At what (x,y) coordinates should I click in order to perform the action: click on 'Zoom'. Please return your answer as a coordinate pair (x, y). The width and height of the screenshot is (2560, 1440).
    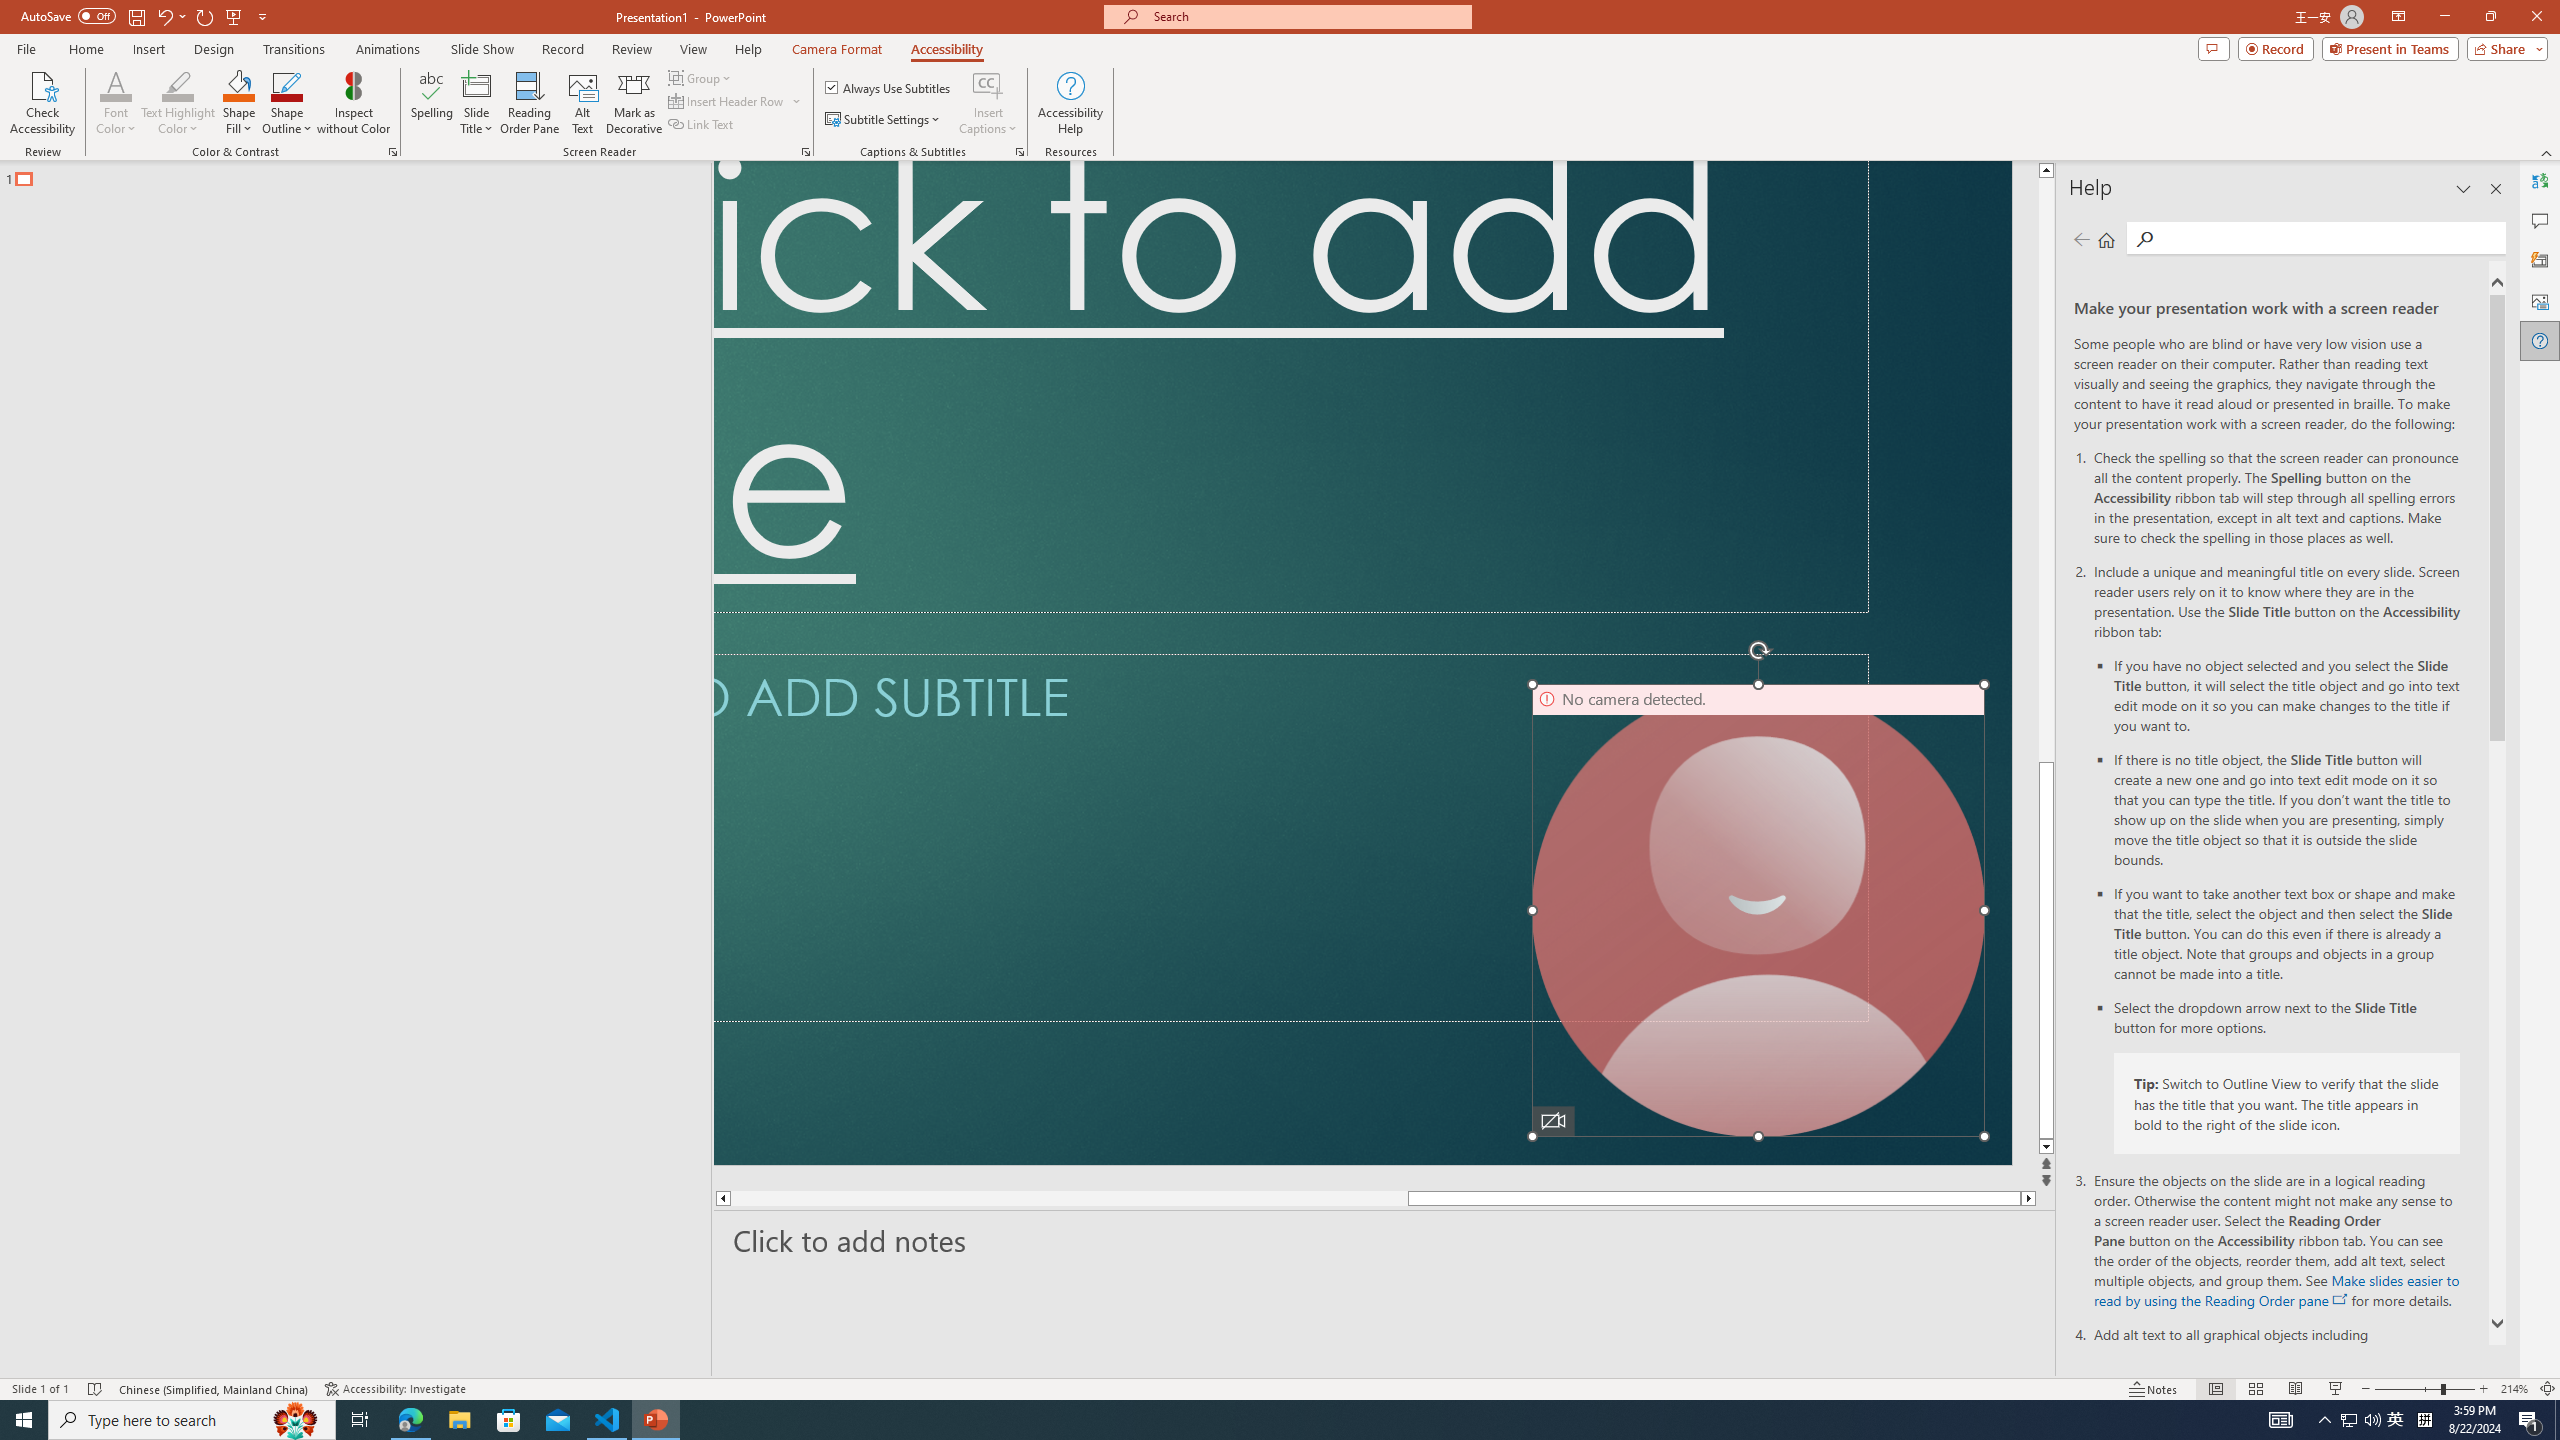
    Looking at the image, I should click on (2425, 1389).